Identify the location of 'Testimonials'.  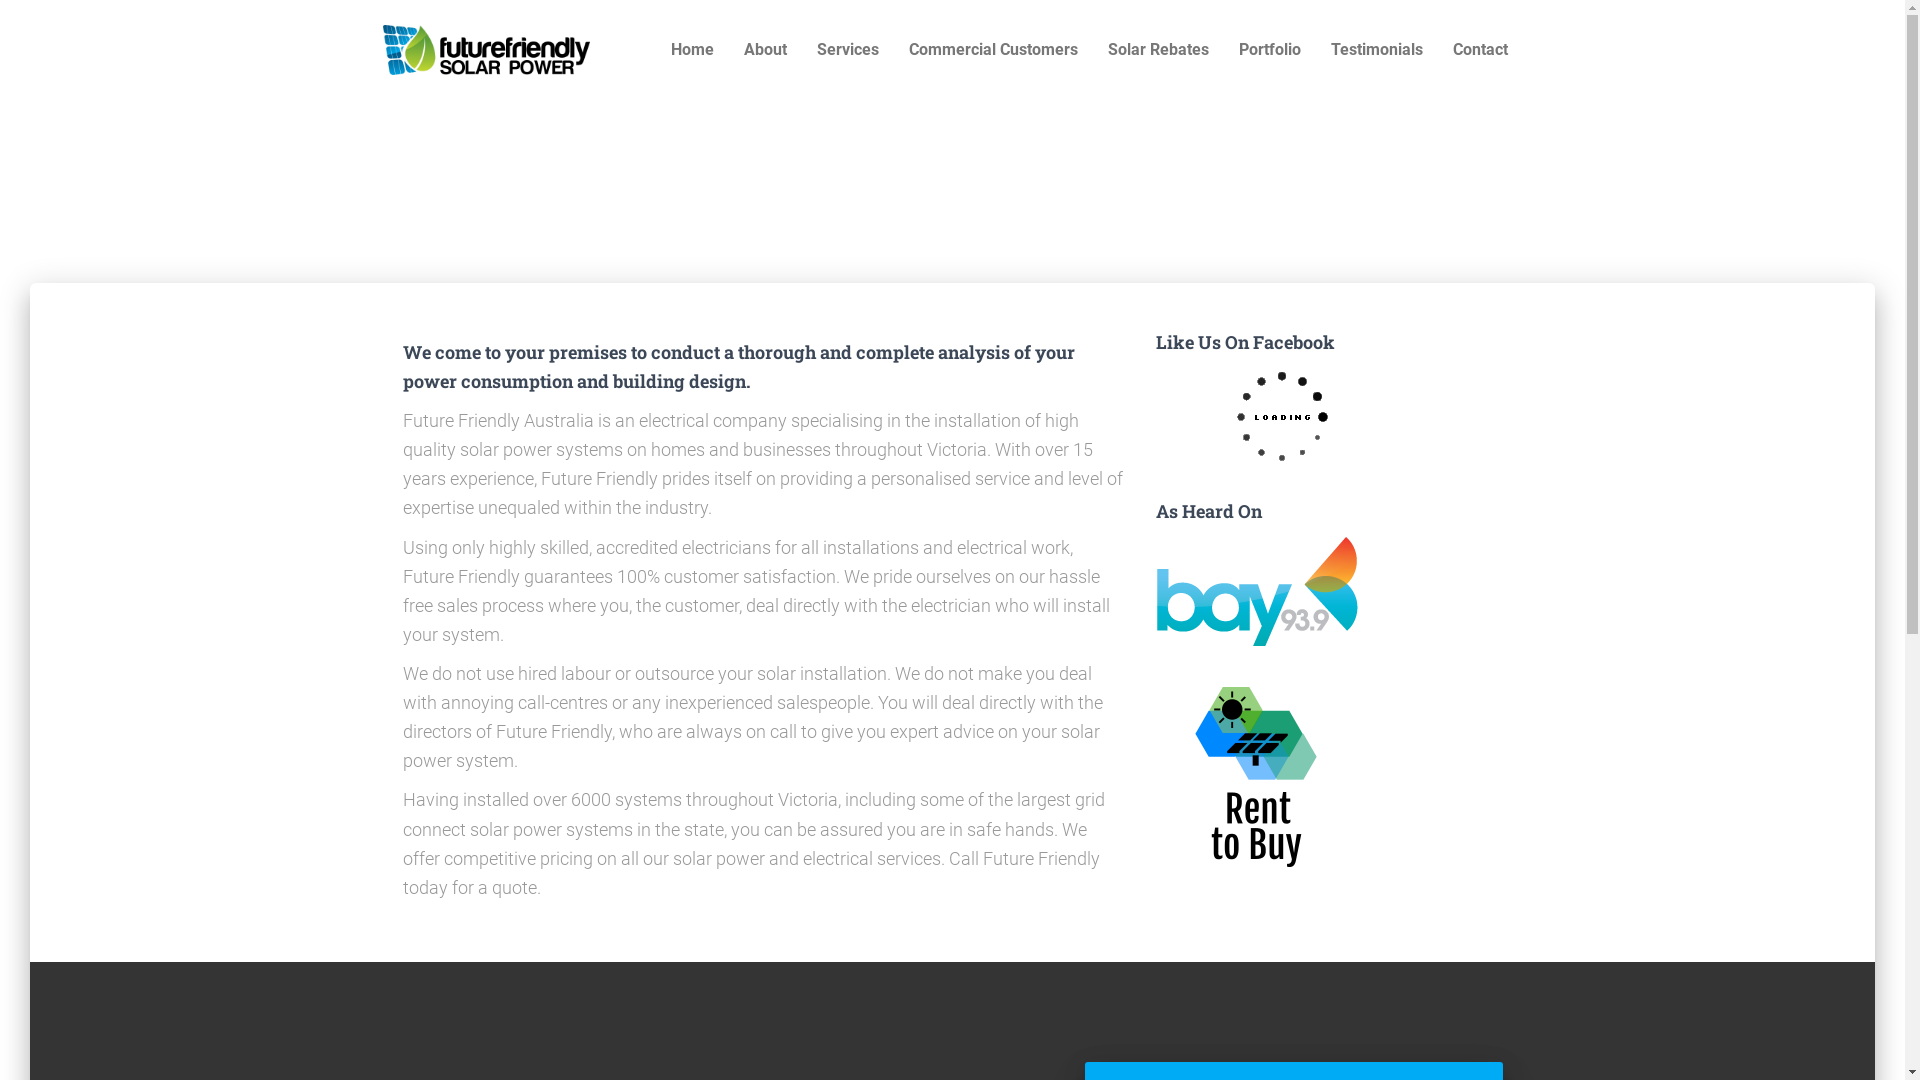
(1376, 49).